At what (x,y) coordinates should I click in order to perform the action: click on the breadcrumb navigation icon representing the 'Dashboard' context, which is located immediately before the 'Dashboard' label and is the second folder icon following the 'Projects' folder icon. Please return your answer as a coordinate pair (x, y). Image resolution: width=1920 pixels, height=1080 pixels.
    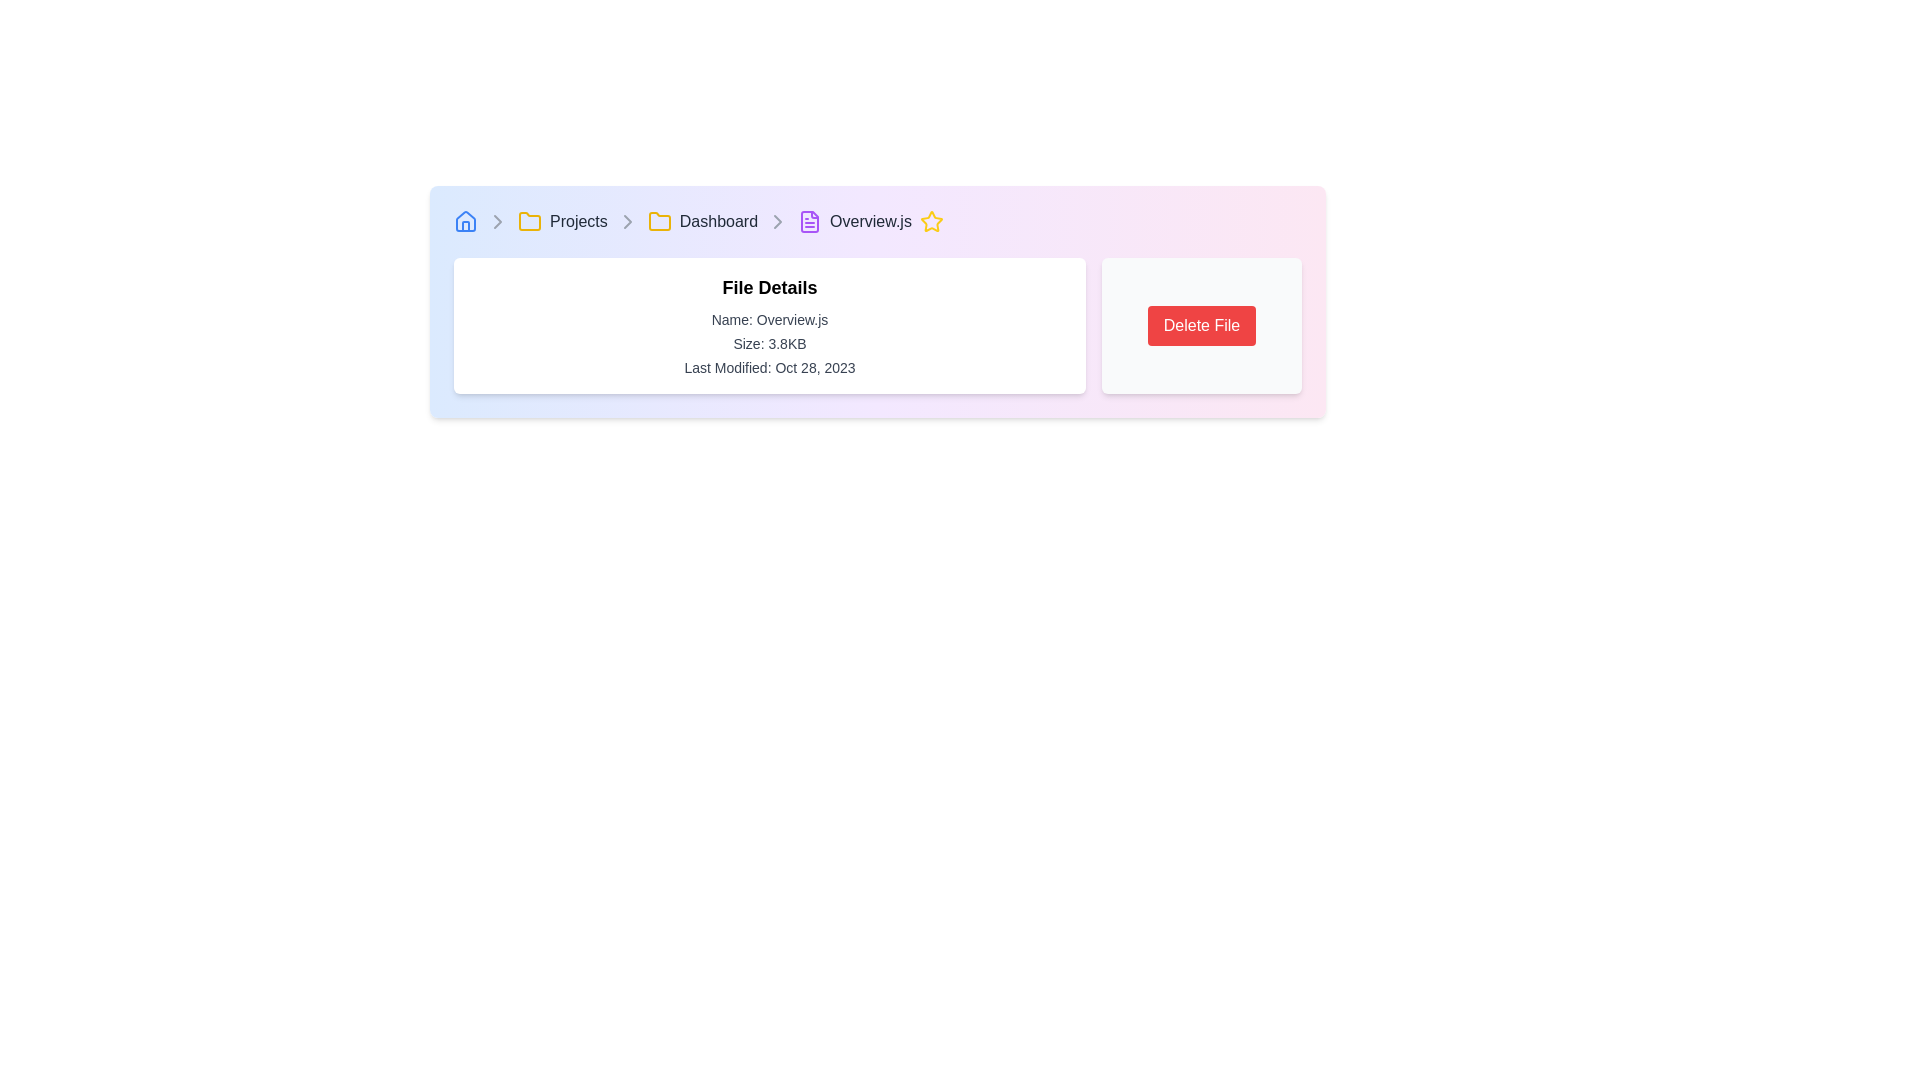
    Looking at the image, I should click on (659, 222).